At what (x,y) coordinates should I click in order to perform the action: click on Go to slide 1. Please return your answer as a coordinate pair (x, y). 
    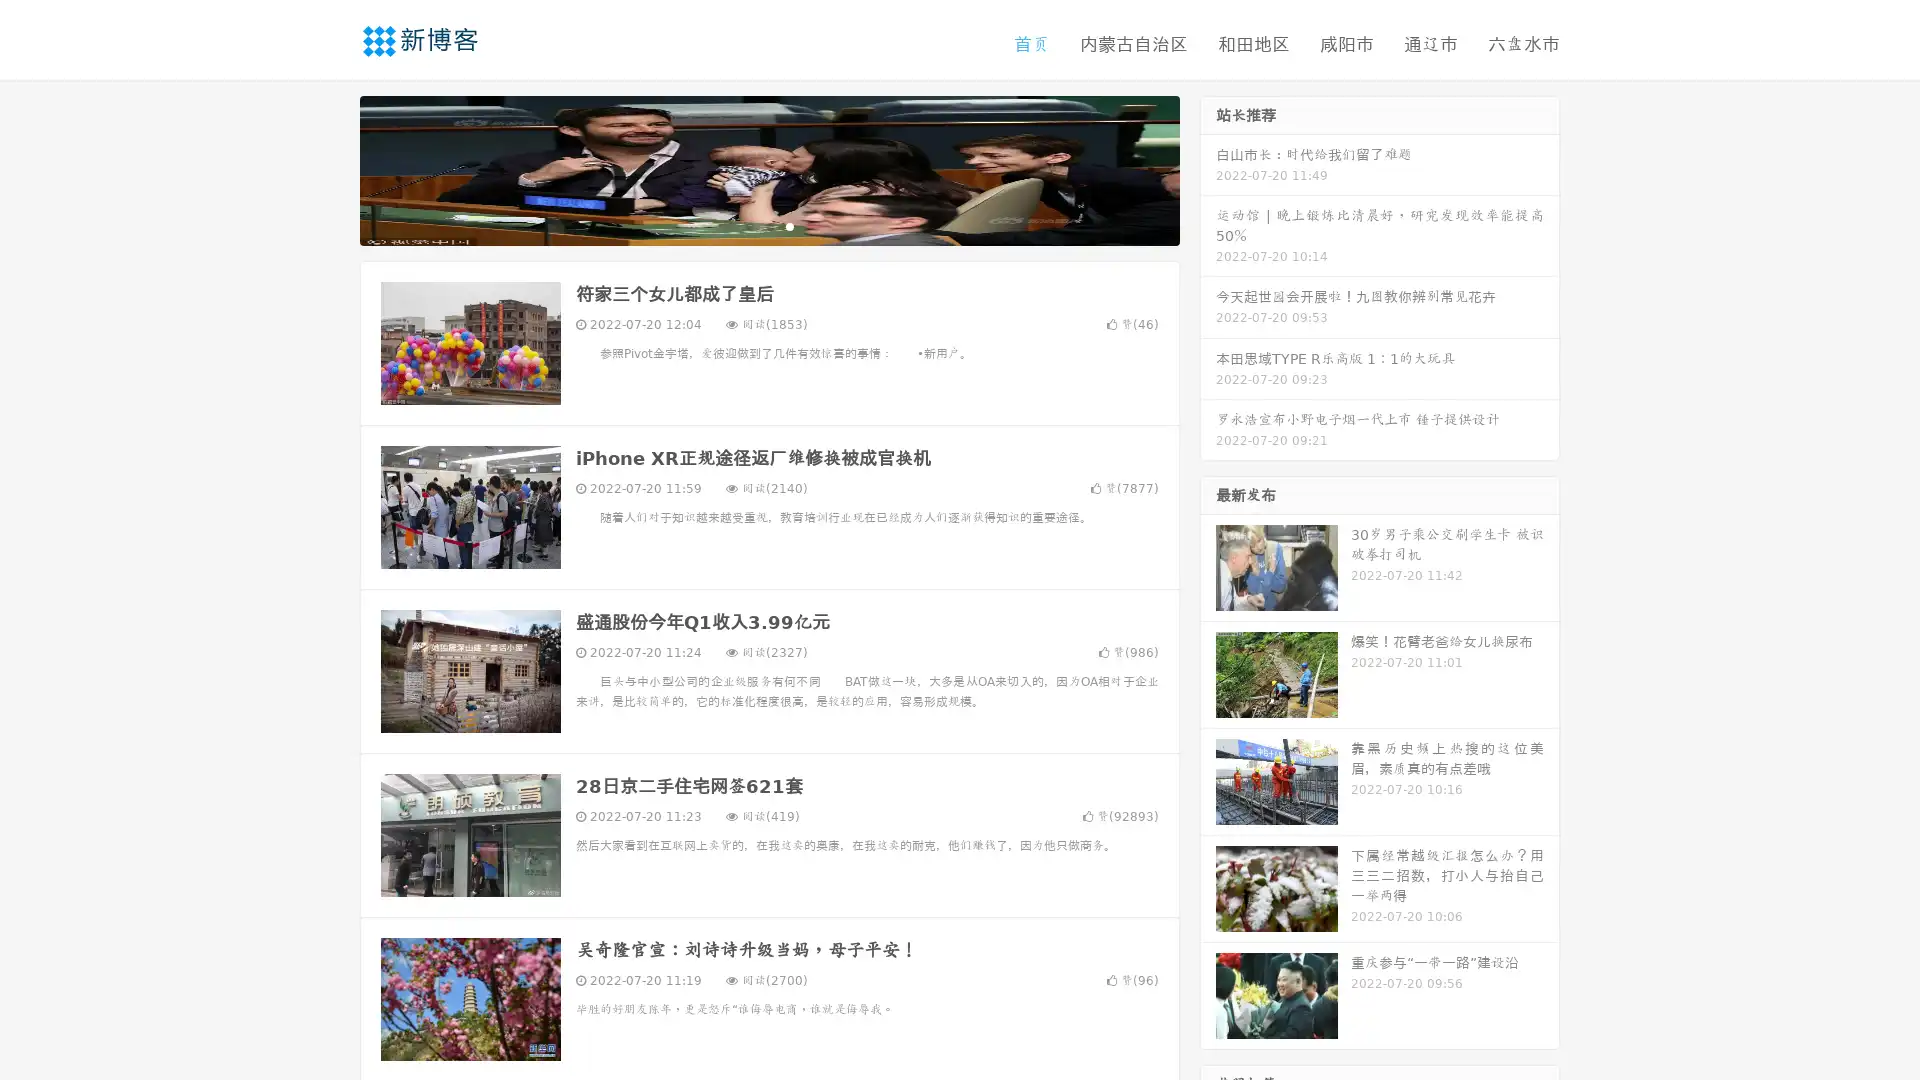
    Looking at the image, I should click on (748, 225).